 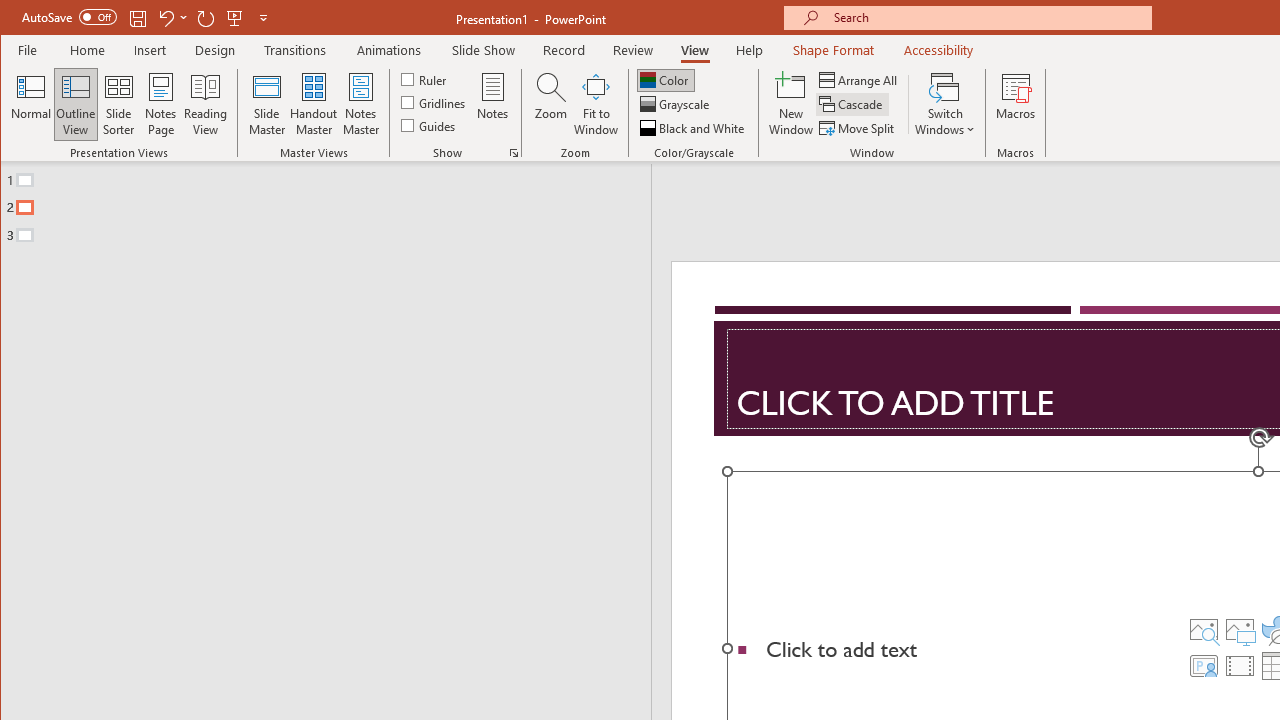 I want to click on 'Notes Master', so click(x=360, y=104).